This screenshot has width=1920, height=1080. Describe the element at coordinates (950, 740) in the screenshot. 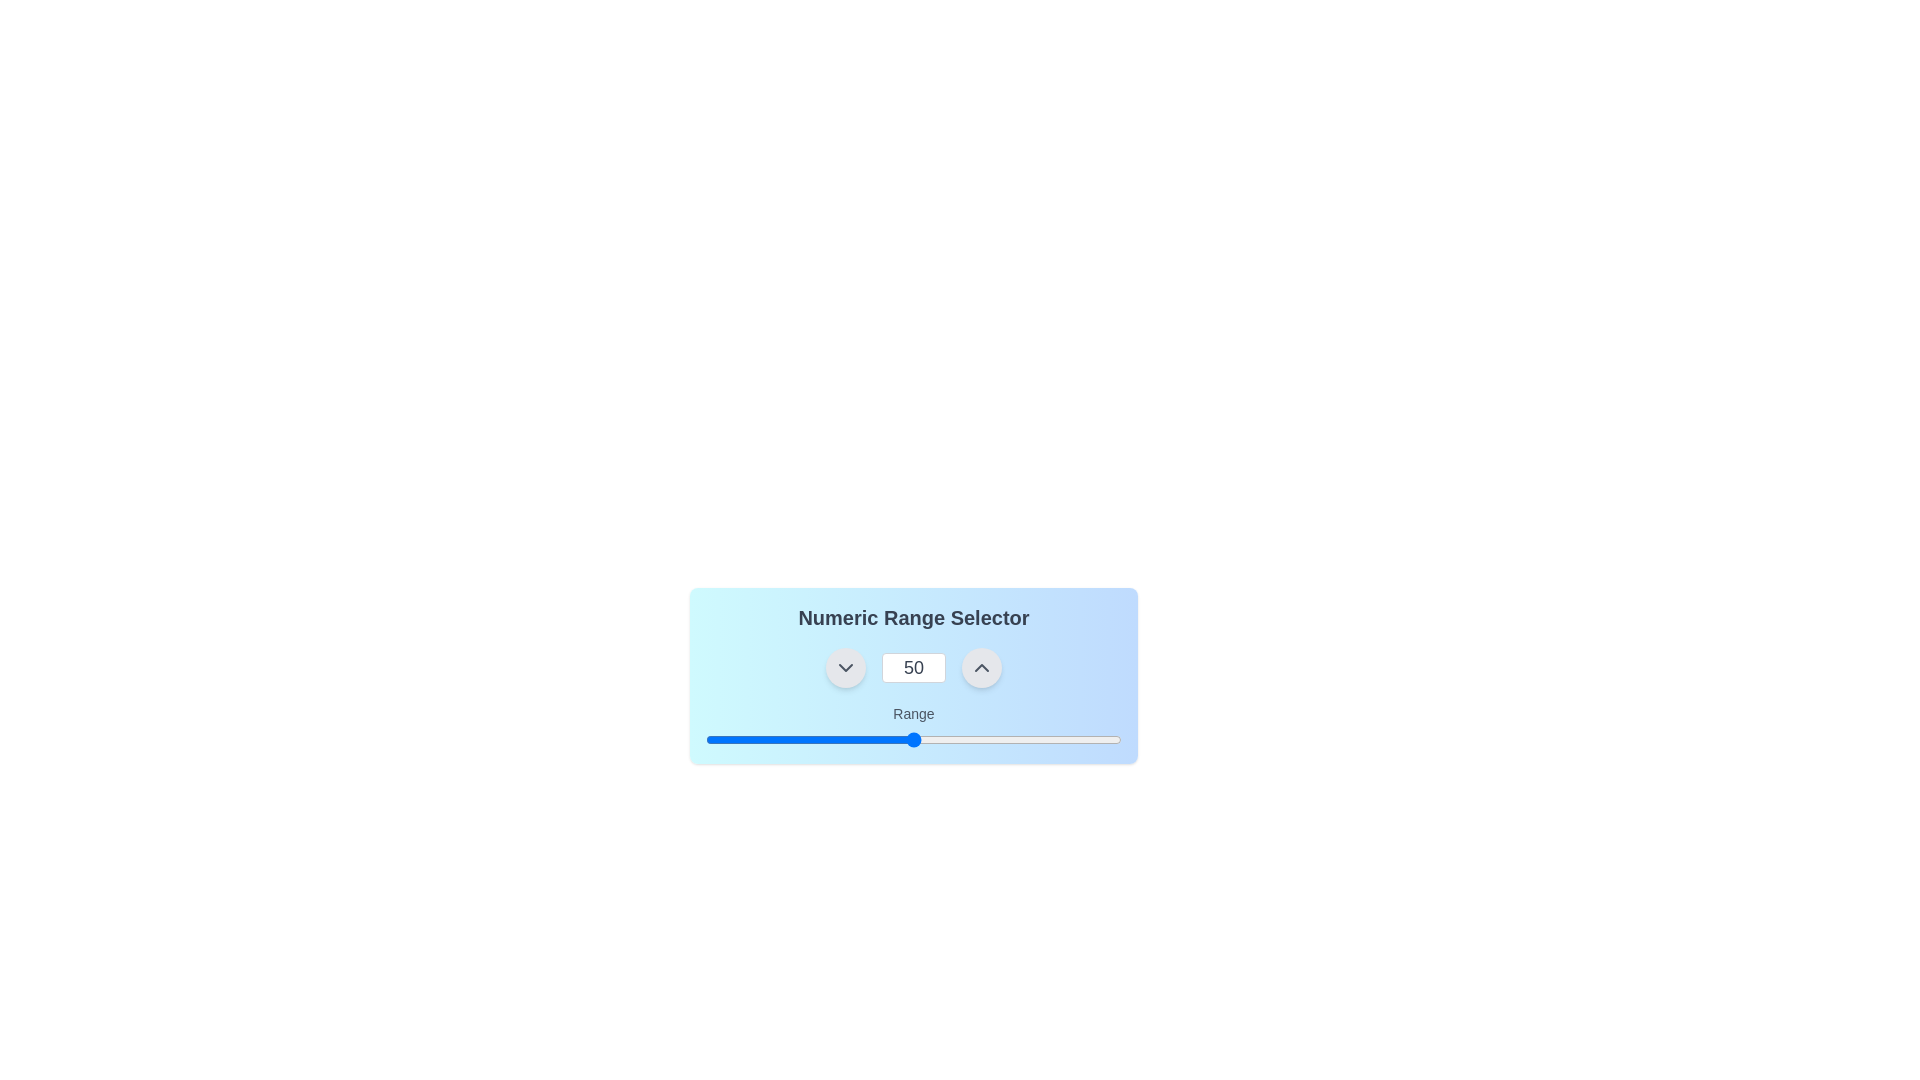

I see `range` at that location.